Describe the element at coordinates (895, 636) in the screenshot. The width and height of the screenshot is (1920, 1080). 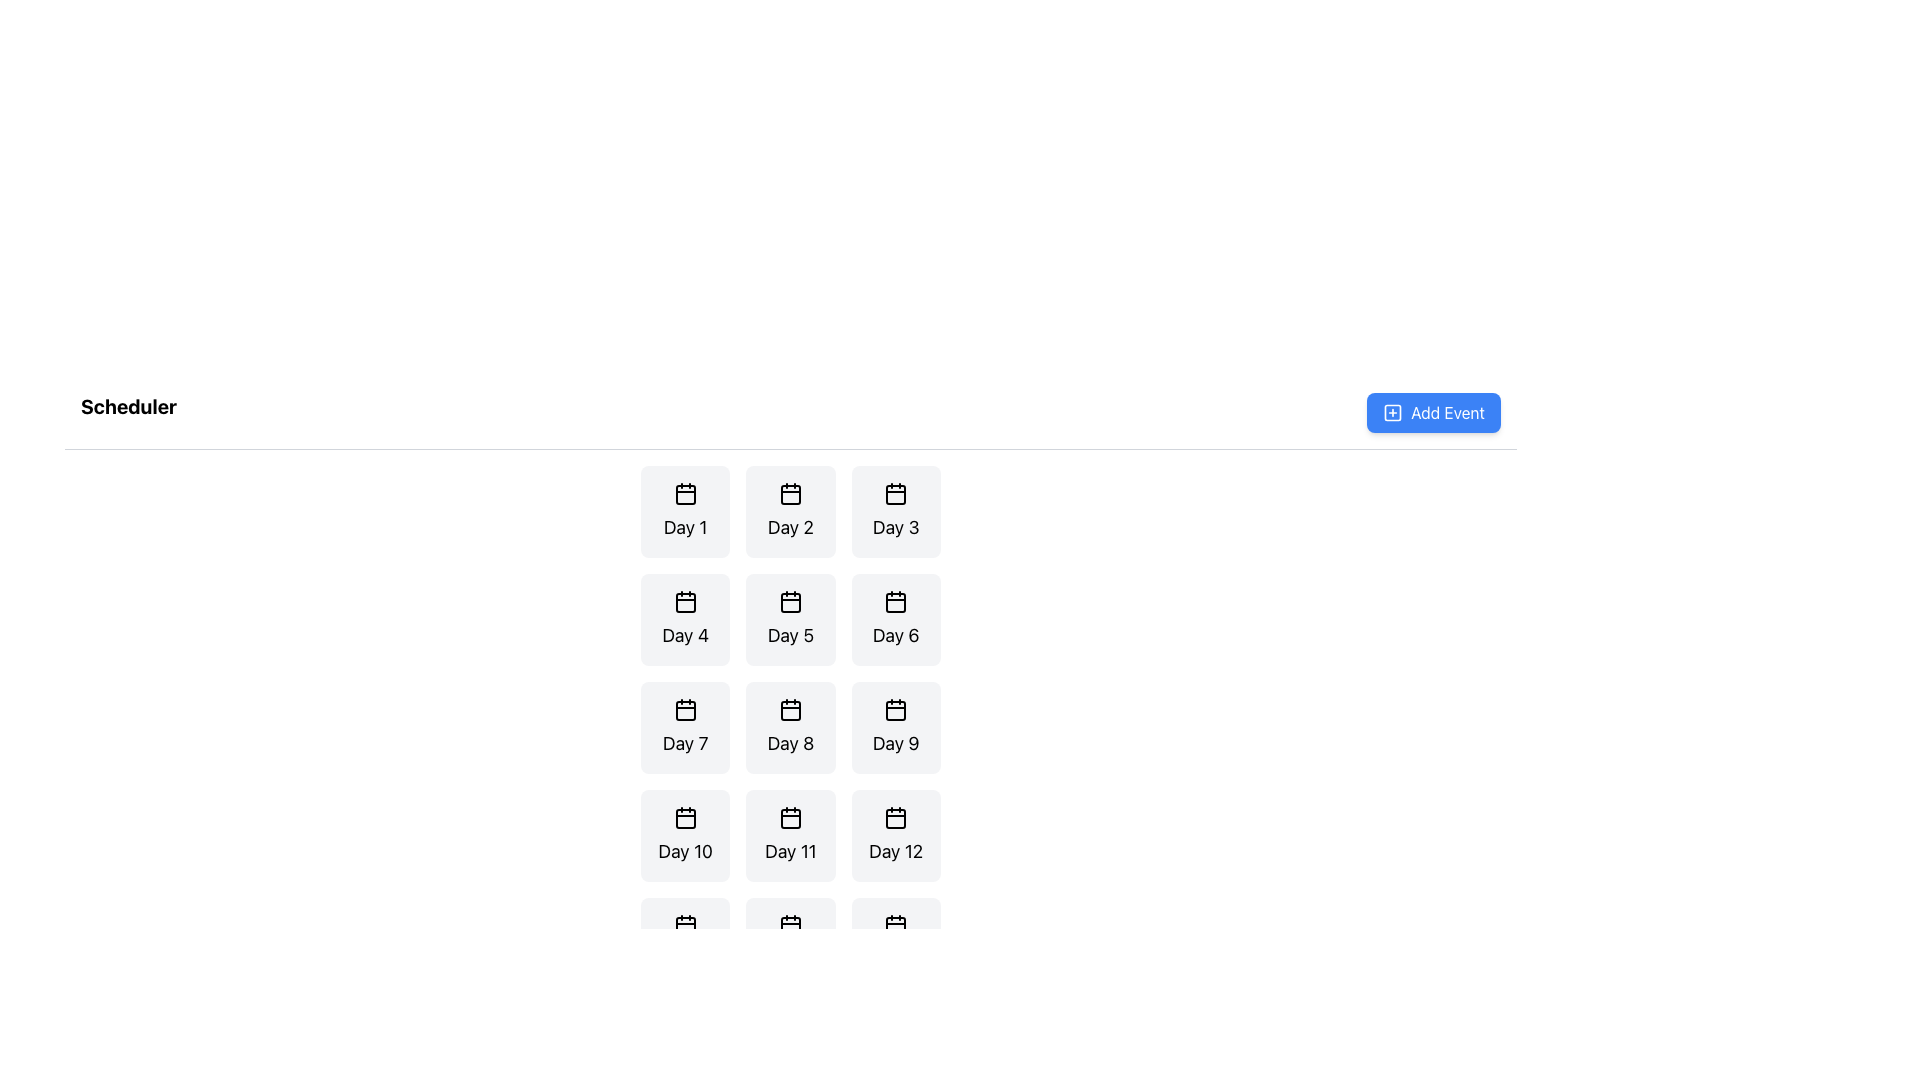
I see `the static text label that identifies 'Day 6' in the Scheduler grid, located below a calendar icon in the second row, third column` at that location.